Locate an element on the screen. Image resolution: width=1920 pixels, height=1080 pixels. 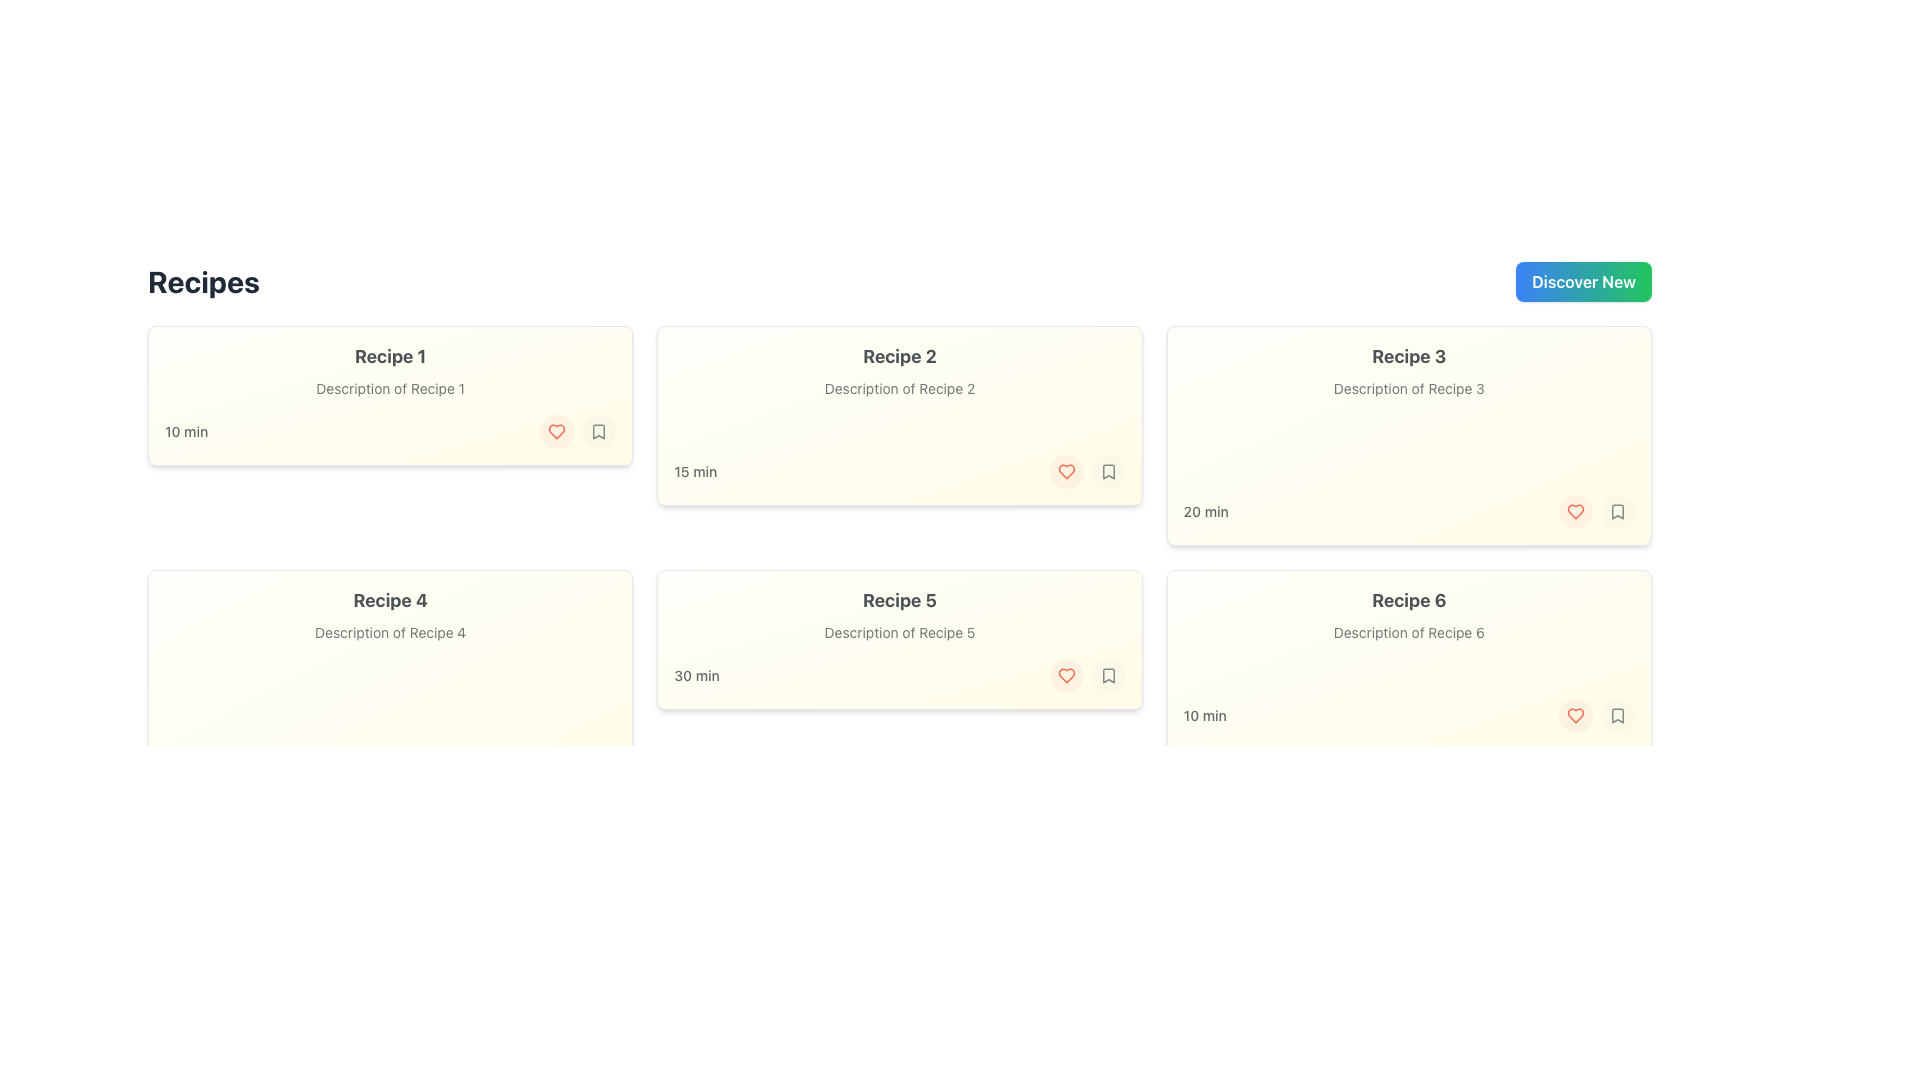
the bookmark icon located at the bottom-right corner of the 'Recipe 1' card to bookmark the recipe for later access is located at coordinates (598, 431).